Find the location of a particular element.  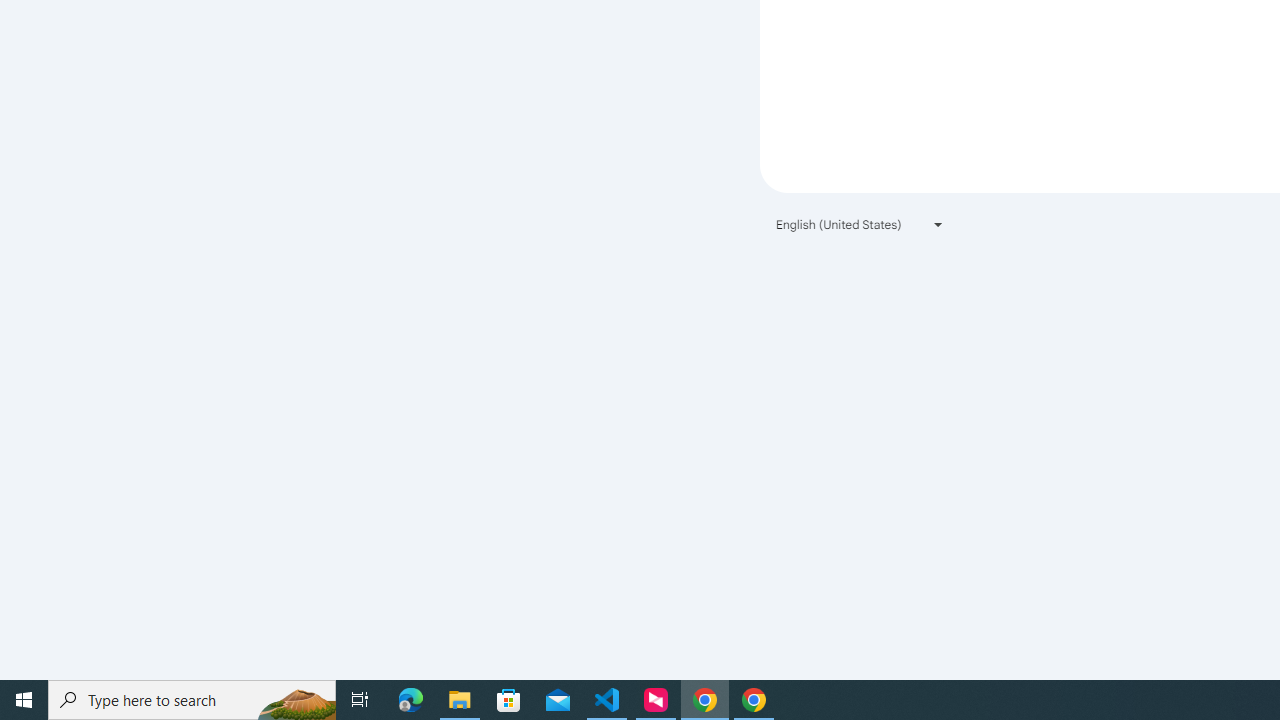

'English (United States)' is located at coordinates (860, 224).